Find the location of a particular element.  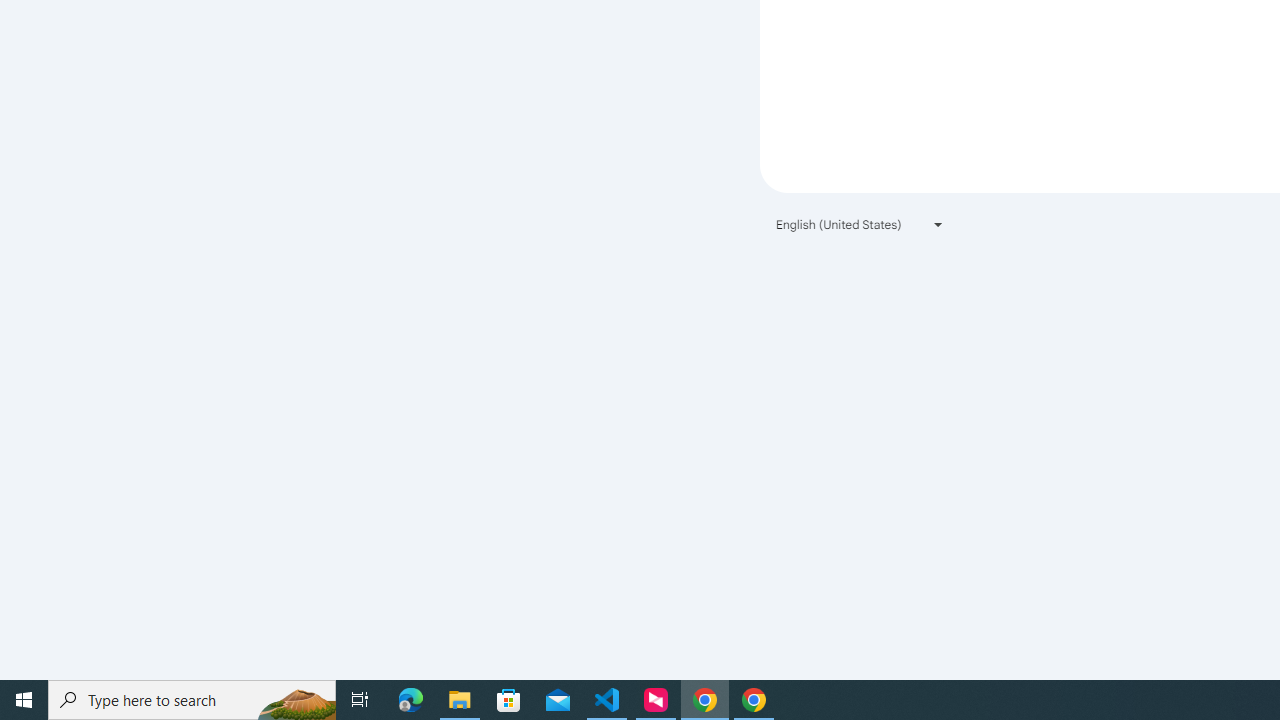

'English (United States)' is located at coordinates (860, 224).